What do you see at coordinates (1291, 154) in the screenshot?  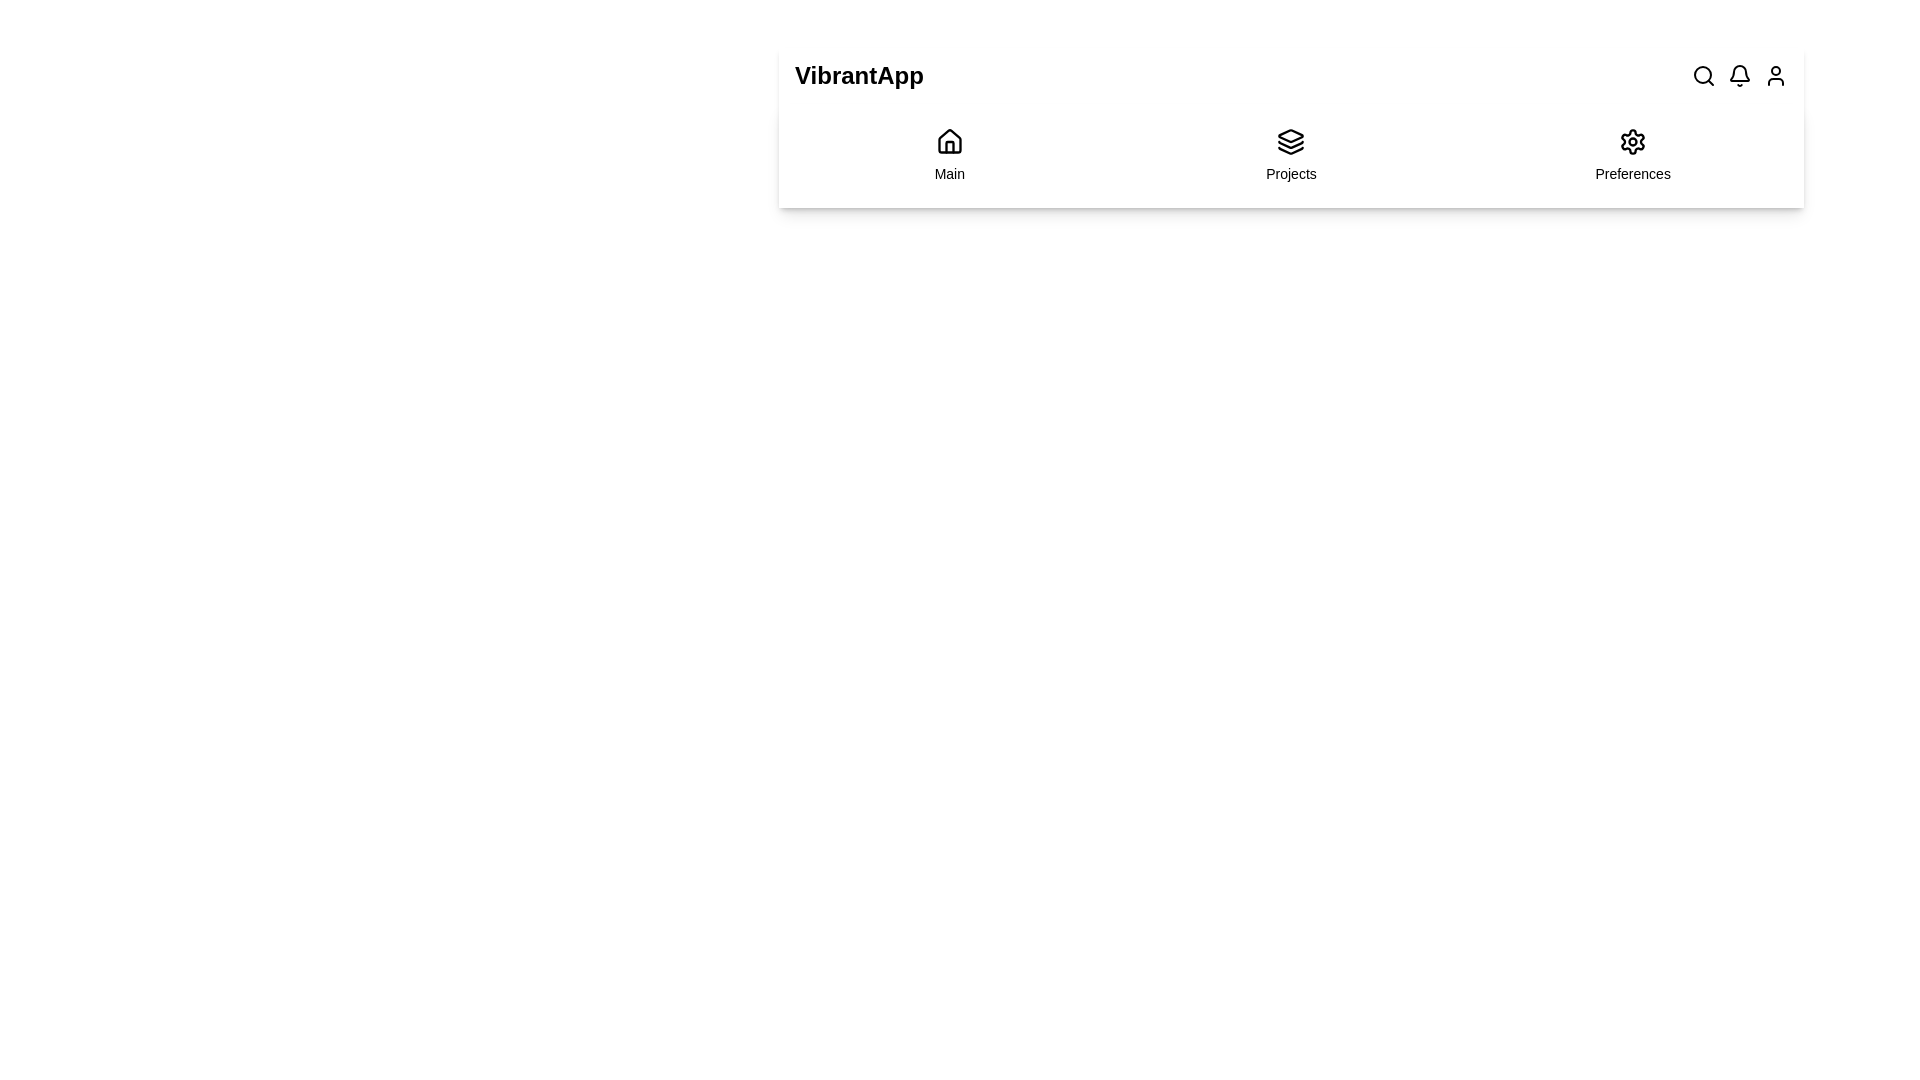 I see `the 'Projects' navigation item` at bounding box center [1291, 154].